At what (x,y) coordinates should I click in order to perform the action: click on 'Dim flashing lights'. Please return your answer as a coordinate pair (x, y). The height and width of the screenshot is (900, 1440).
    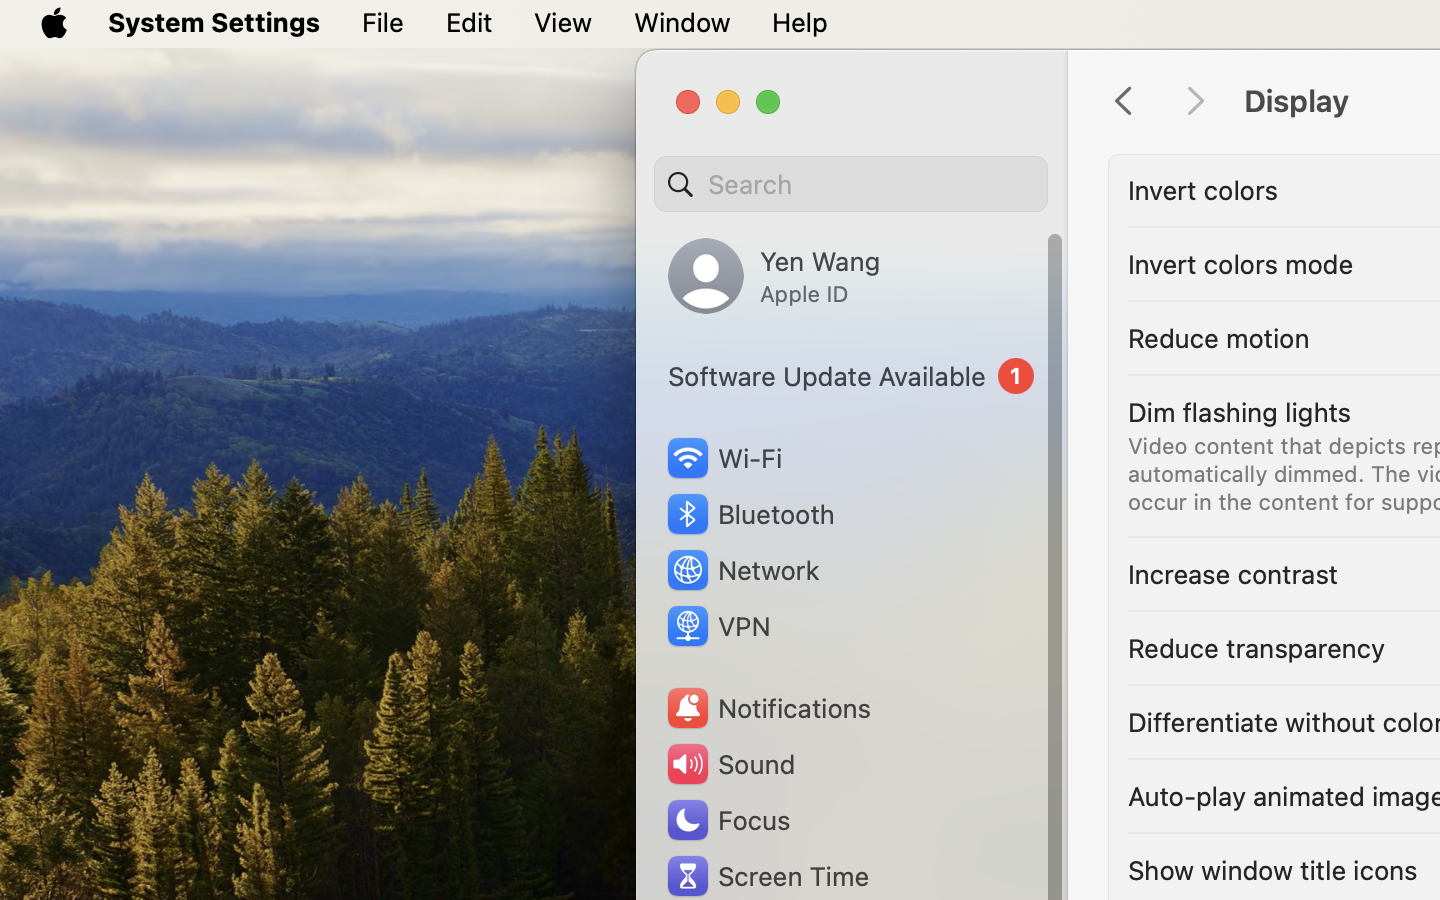
    Looking at the image, I should click on (1238, 412).